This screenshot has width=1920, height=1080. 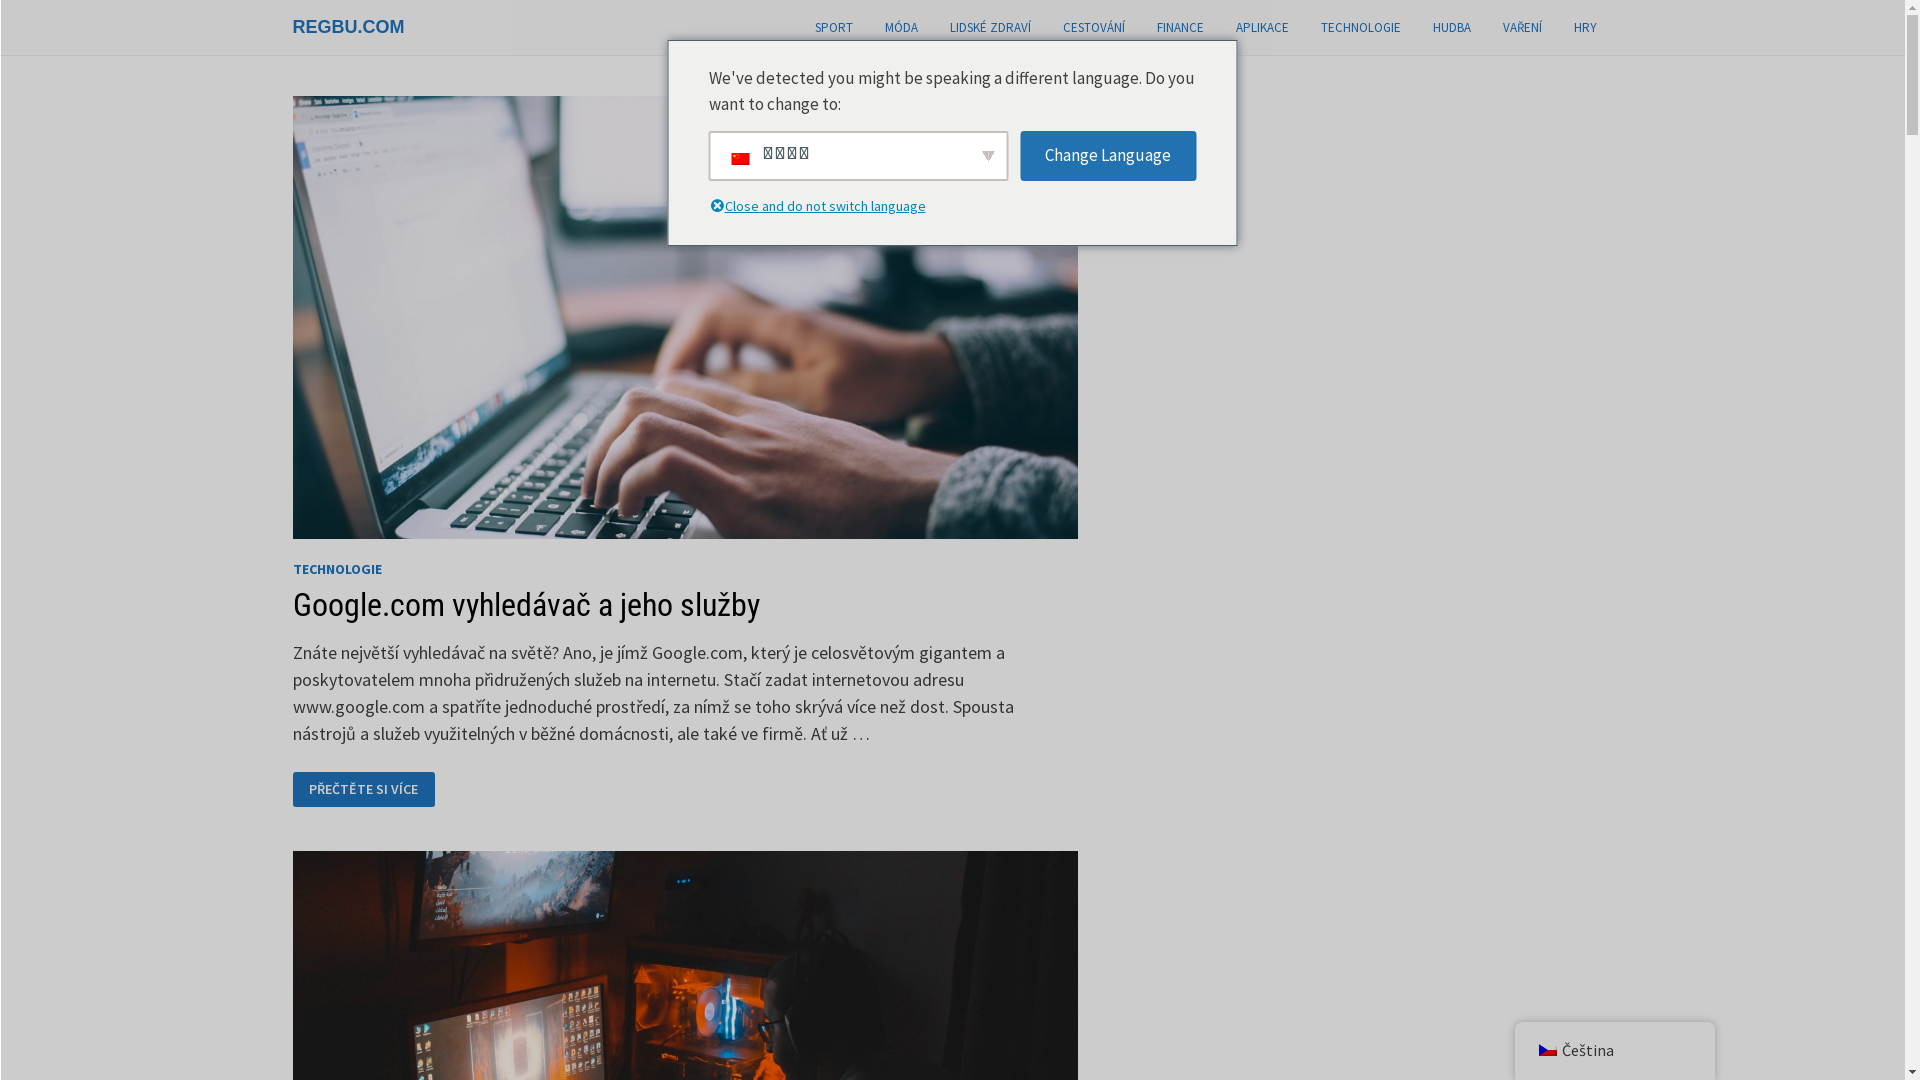 What do you see at coordinates (1450, 27) in the screenshot?
I see `'HUDBA'` at bounding box center [1450, 27].